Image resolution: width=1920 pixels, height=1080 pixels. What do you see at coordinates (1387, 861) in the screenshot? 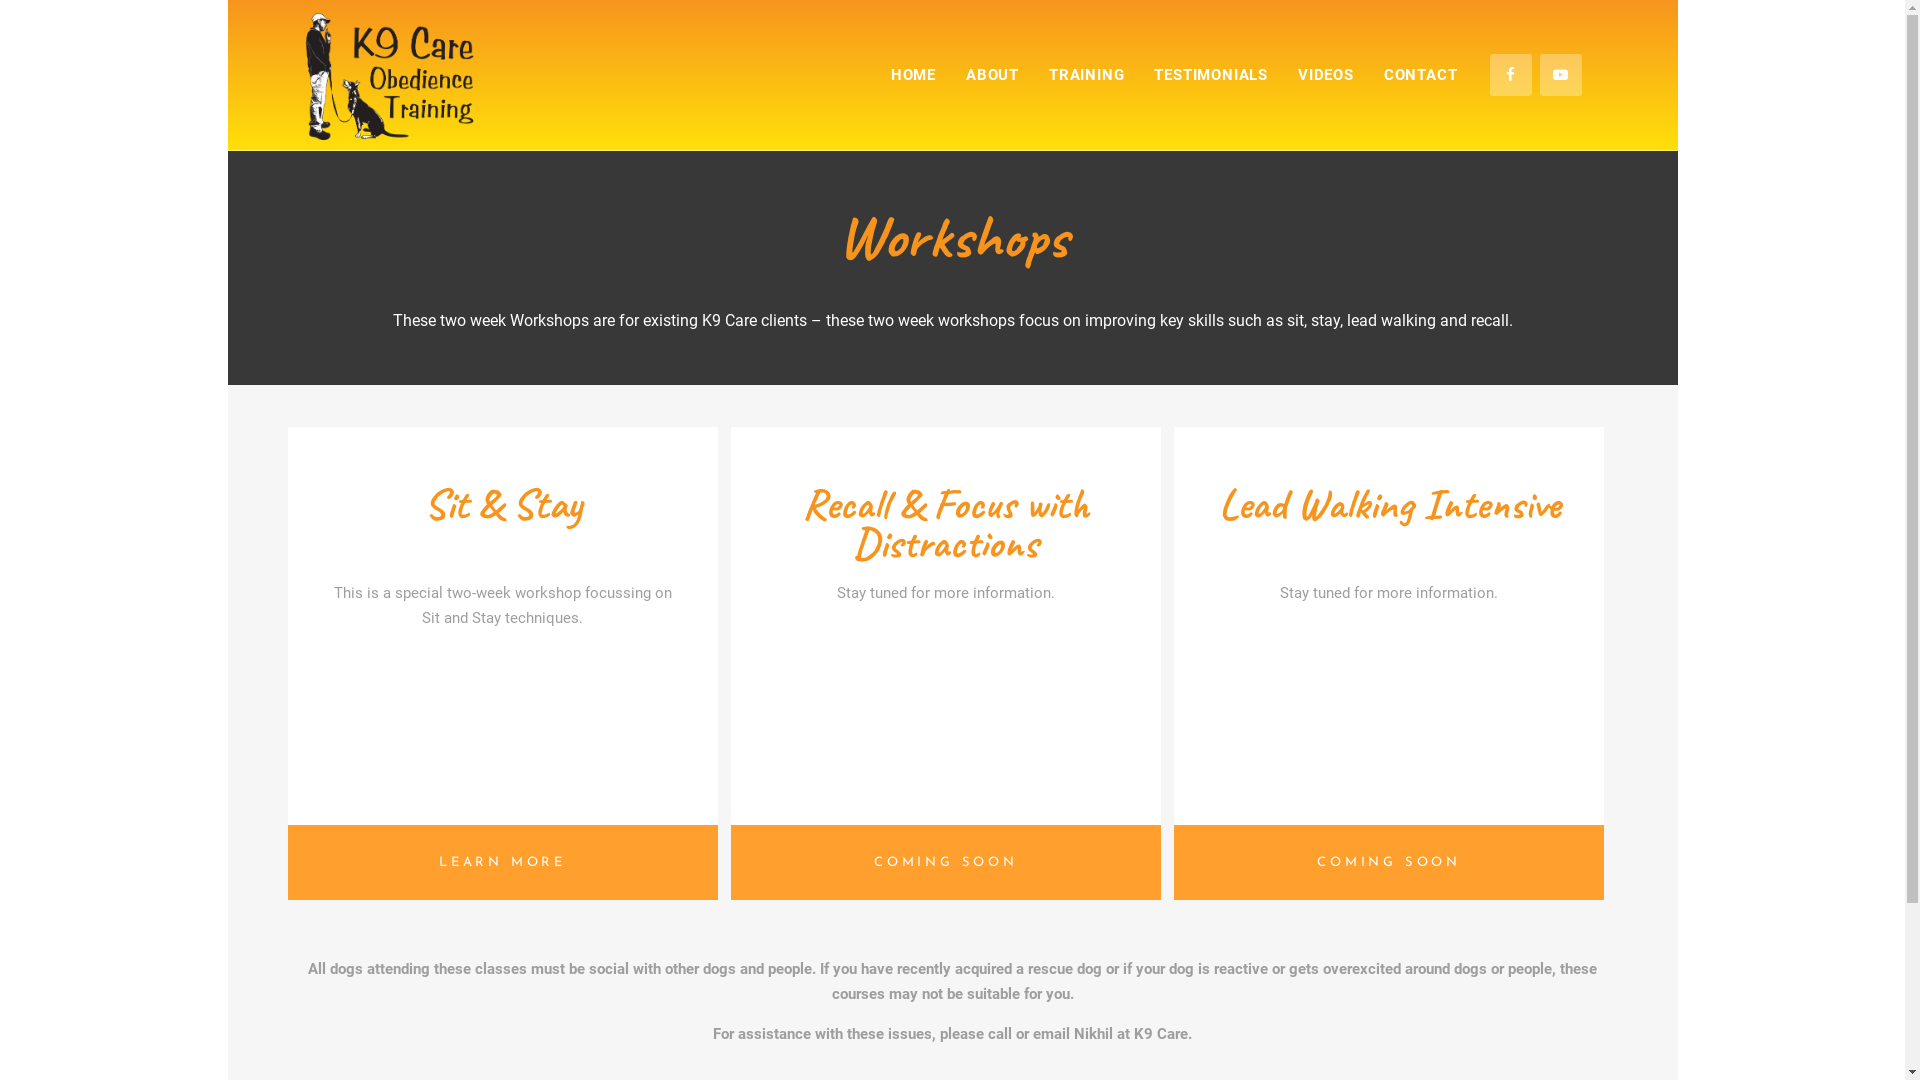
I see `'COMING SOON'` at bounding box center [1387, 861].